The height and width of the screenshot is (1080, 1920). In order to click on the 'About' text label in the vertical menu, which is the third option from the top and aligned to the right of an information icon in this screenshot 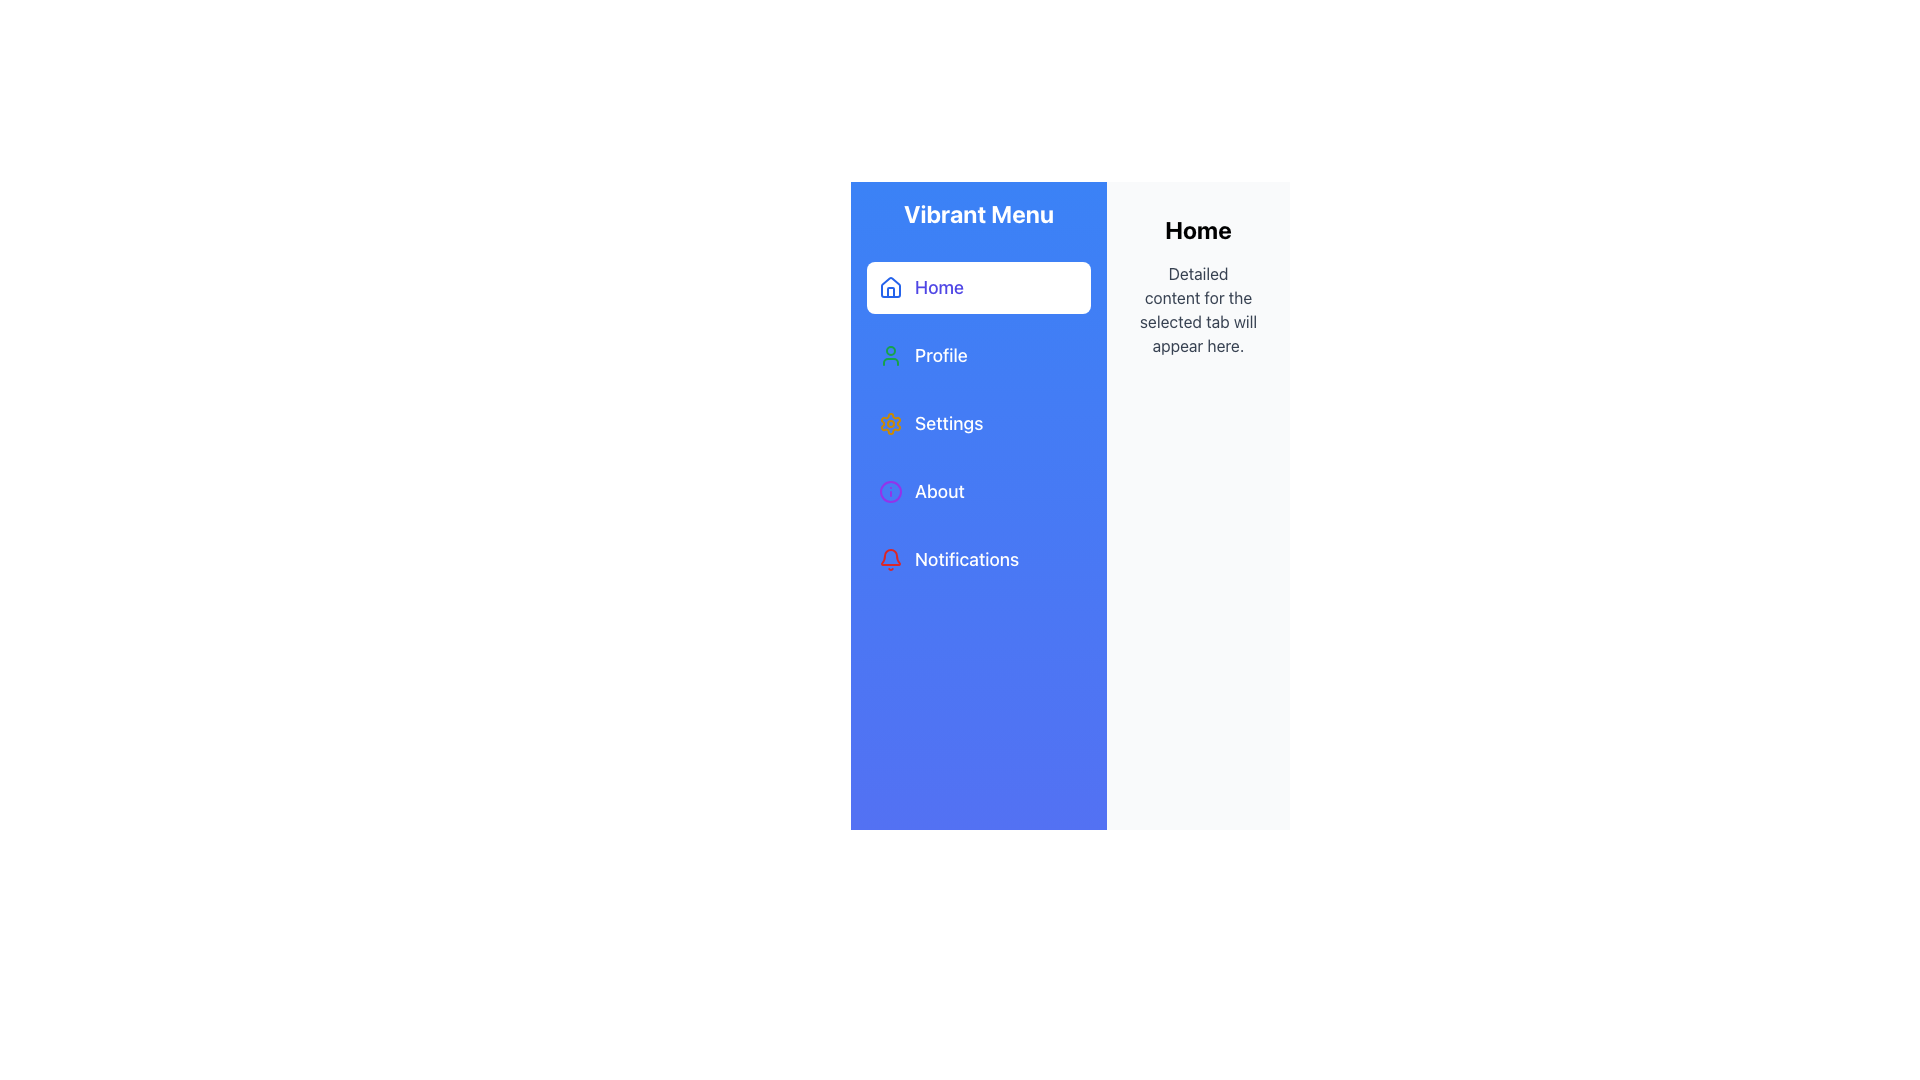, I will do `click(938, 492)`.